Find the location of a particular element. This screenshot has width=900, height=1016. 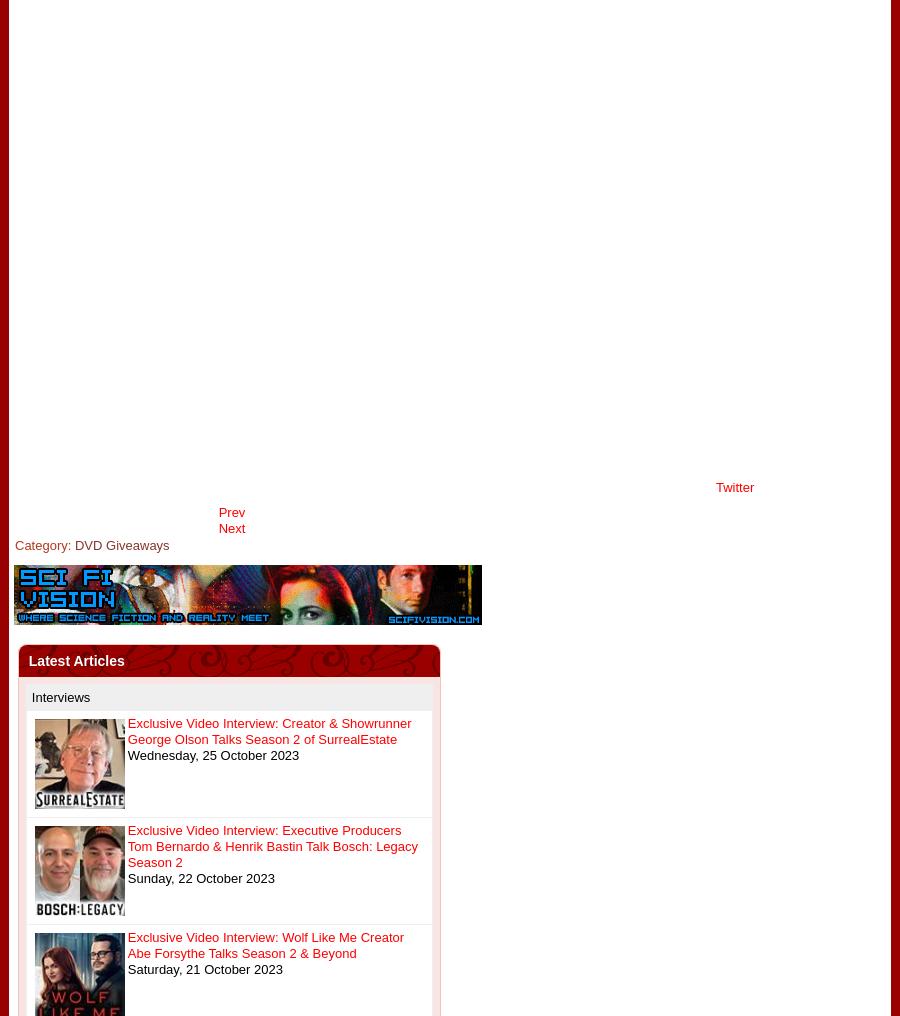

'Exclusive Video Interview: Wolf Like Me Creator Abe Forsythe Talks Season 2 & Beyond' is located at coordinates (264, 944).